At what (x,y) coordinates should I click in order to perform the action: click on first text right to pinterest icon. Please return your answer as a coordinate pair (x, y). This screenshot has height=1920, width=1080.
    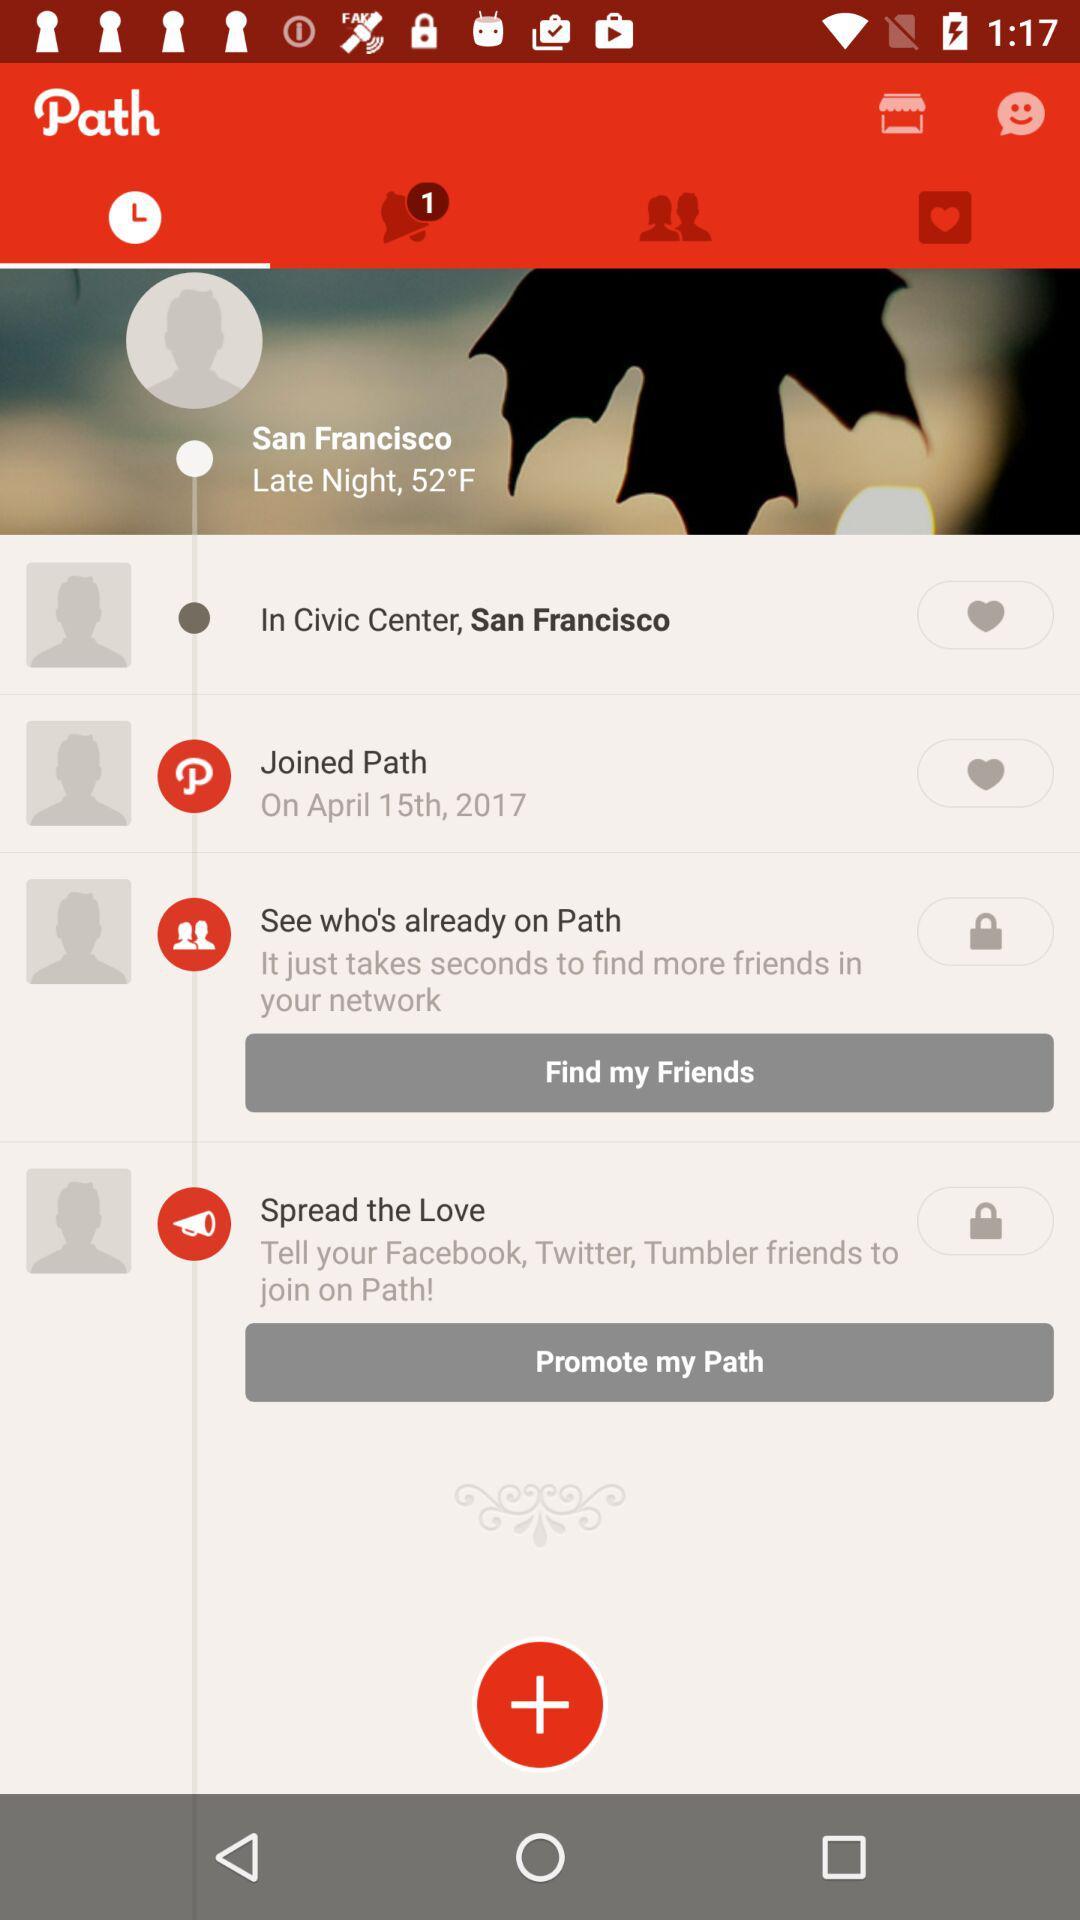
    Looking at the image, I should click on (581, 760).